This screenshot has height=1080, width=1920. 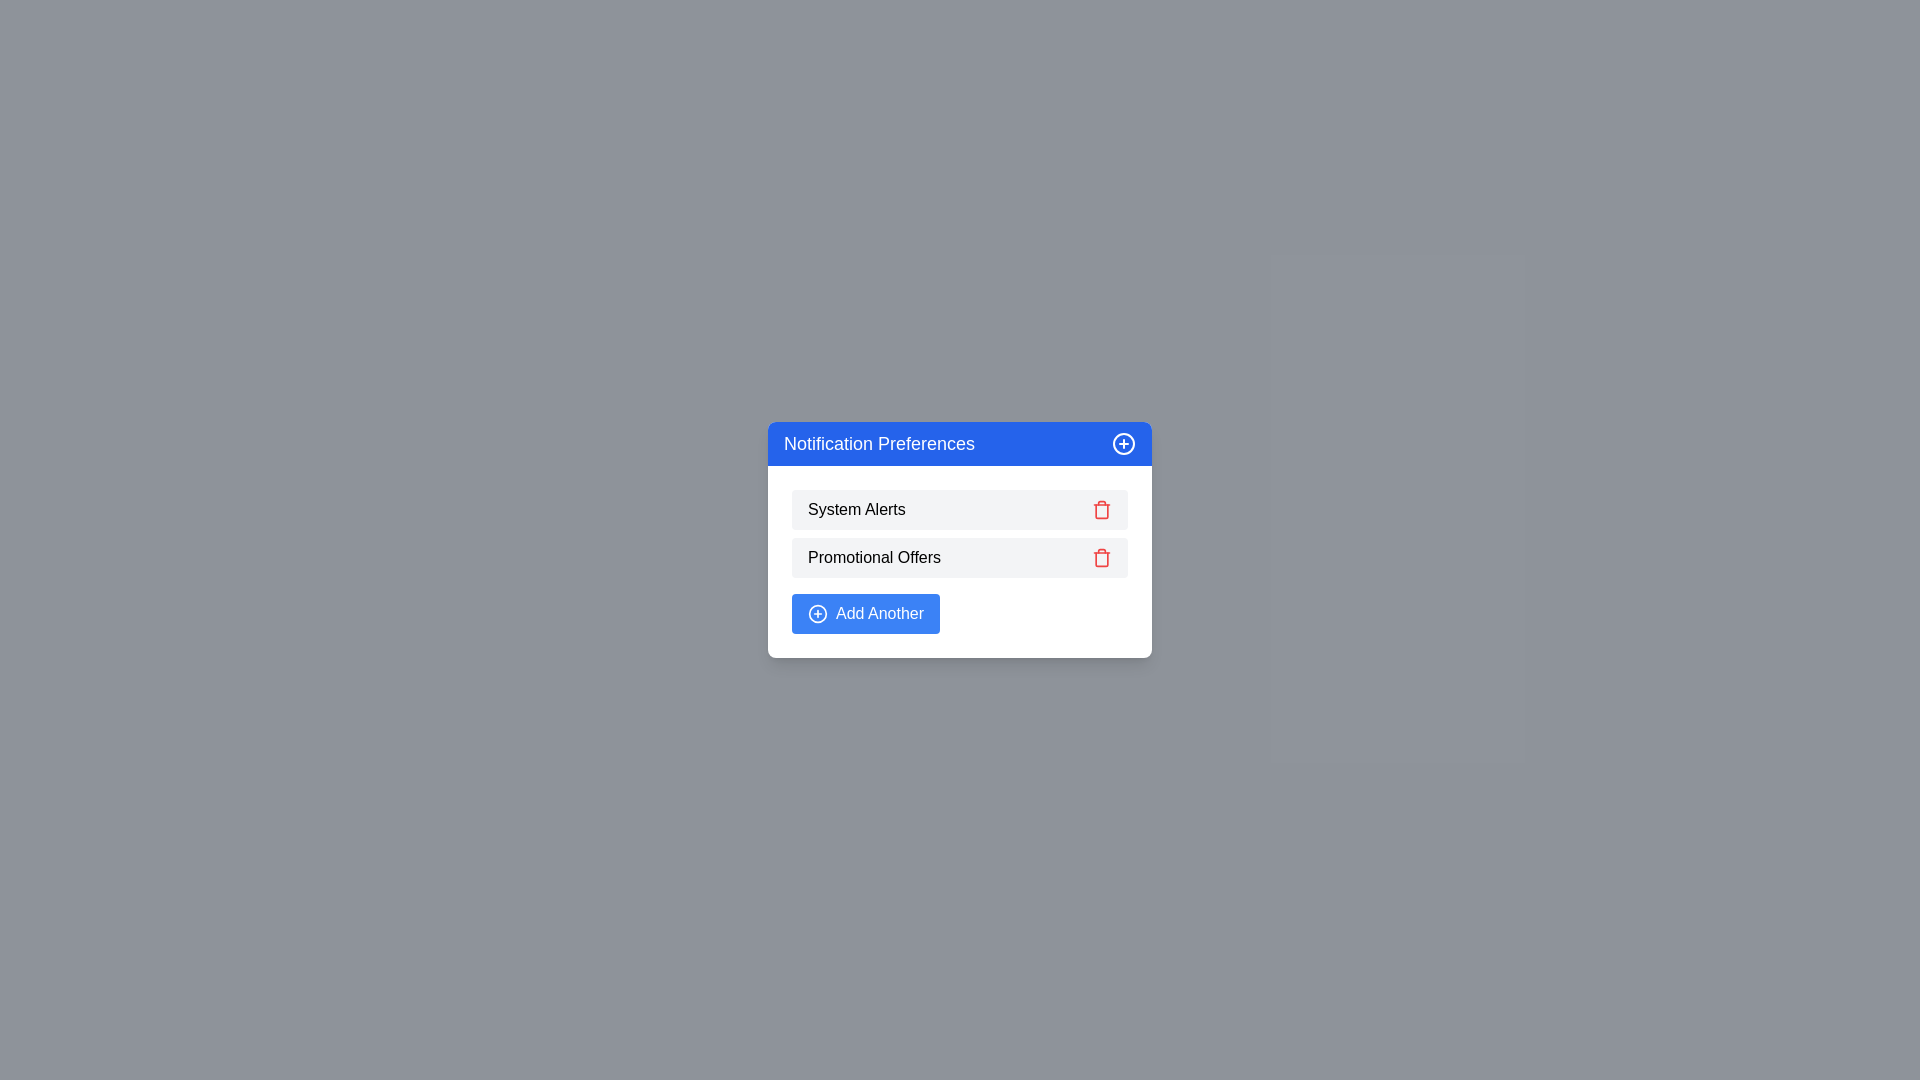 I want to click on the outlined circle icon with a plus symbol inside it, which is positioned to the left of the 'Add Another' button, so click(x=817, y=612).